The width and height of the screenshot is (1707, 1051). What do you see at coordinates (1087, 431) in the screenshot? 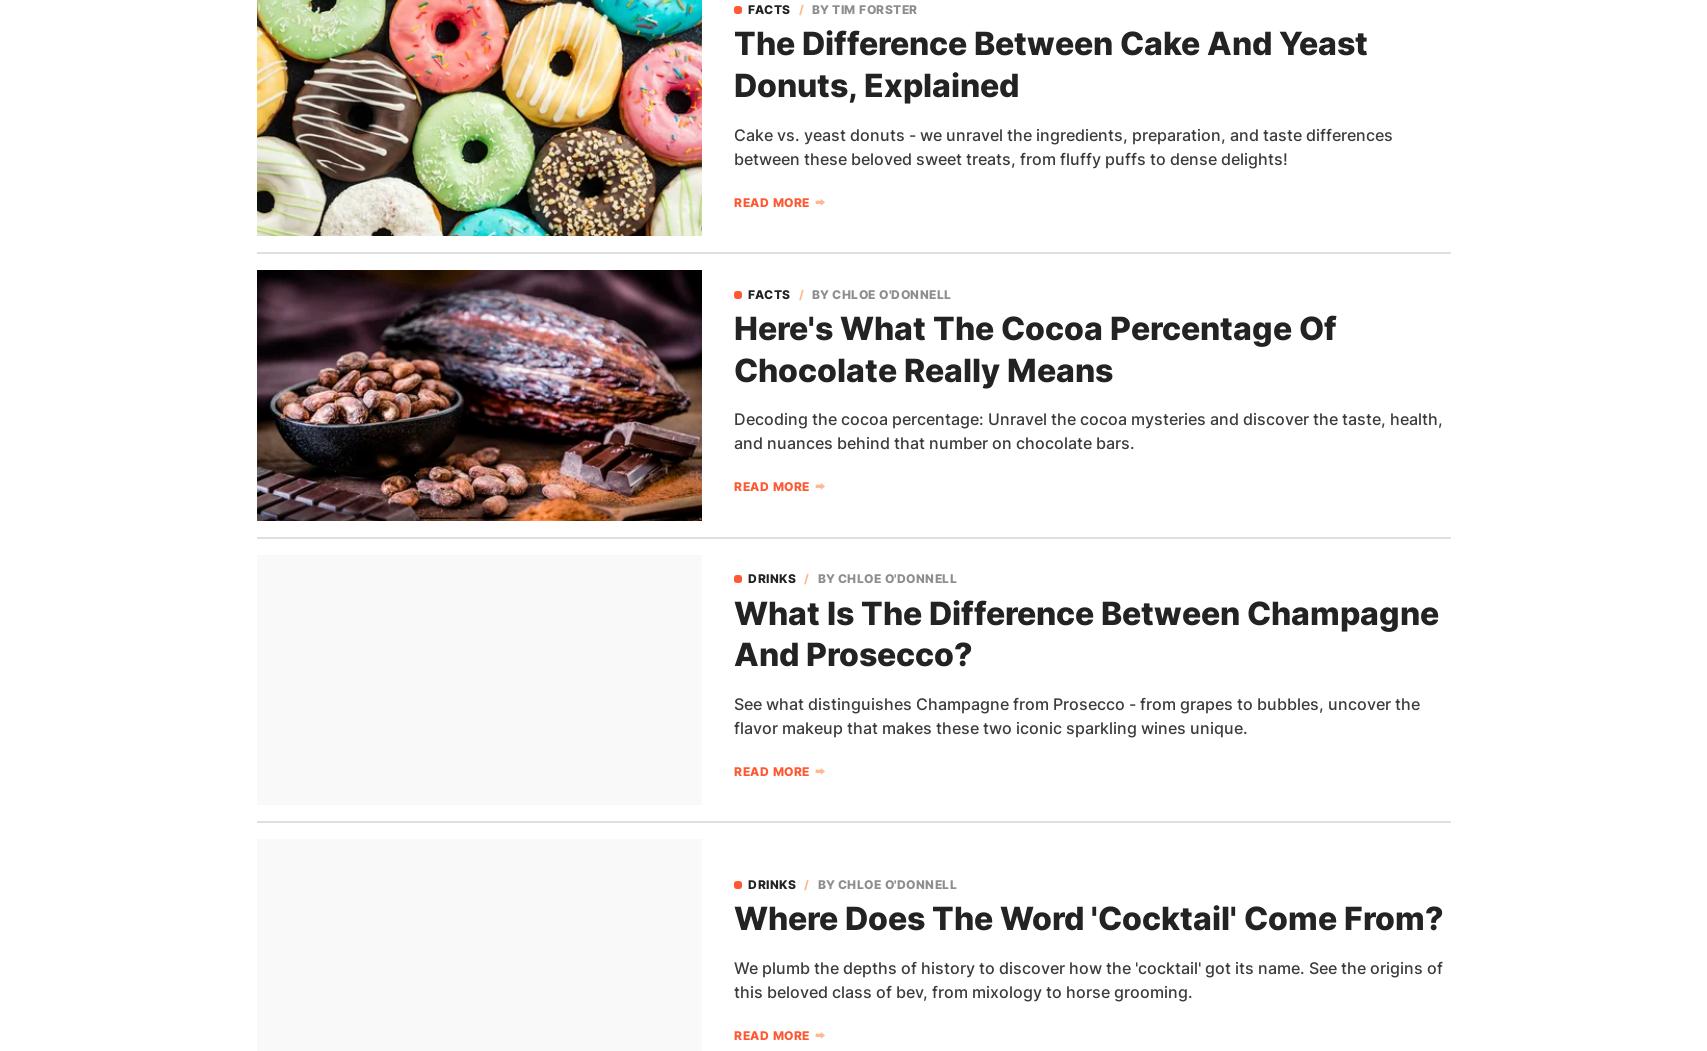
I see `'Decoding the cocoa percentage: Unravel the cocoa mysteries and discover the taste, health, and nuances behind that number on chocolate bars.'` at bounding box center [1087, 431].